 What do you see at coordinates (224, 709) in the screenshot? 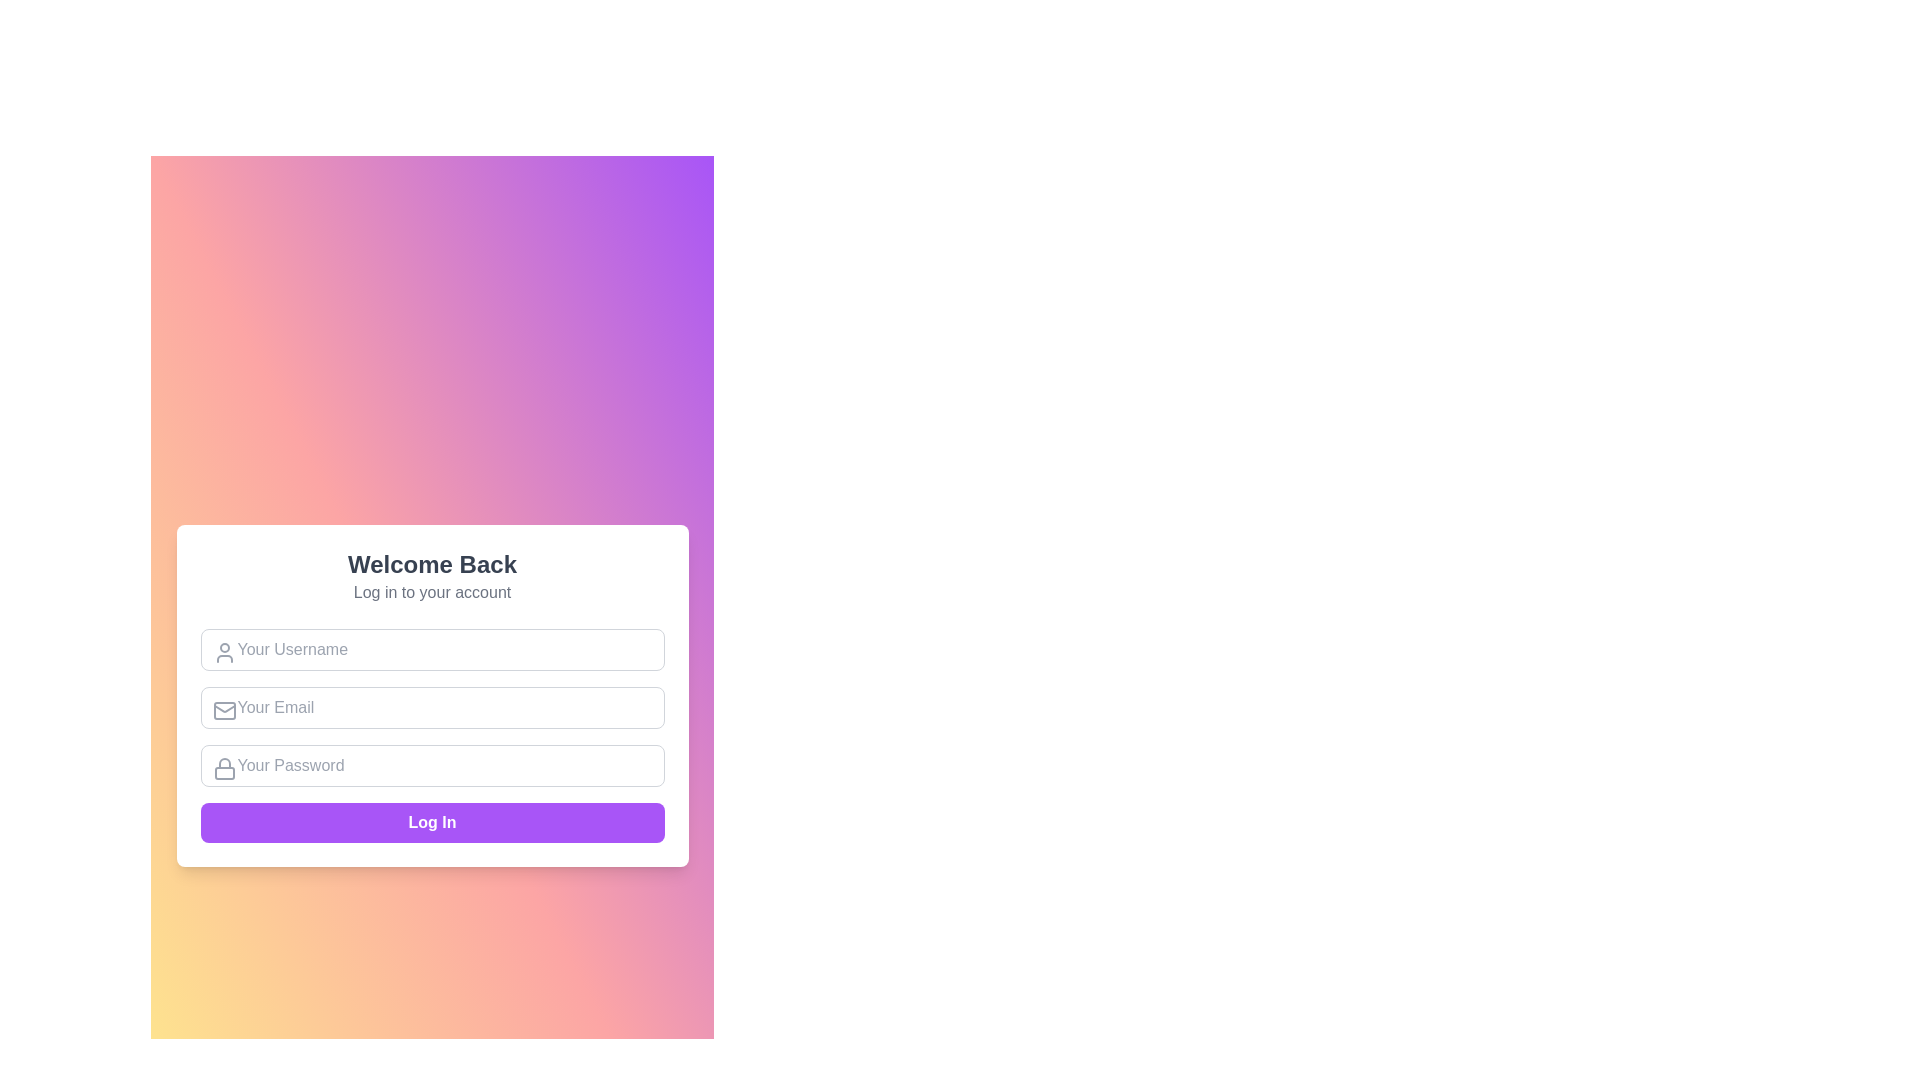
I see `the decorative email icon located in the upper left corner of the 'Your Email' input field` at bounding box center [224, 709].